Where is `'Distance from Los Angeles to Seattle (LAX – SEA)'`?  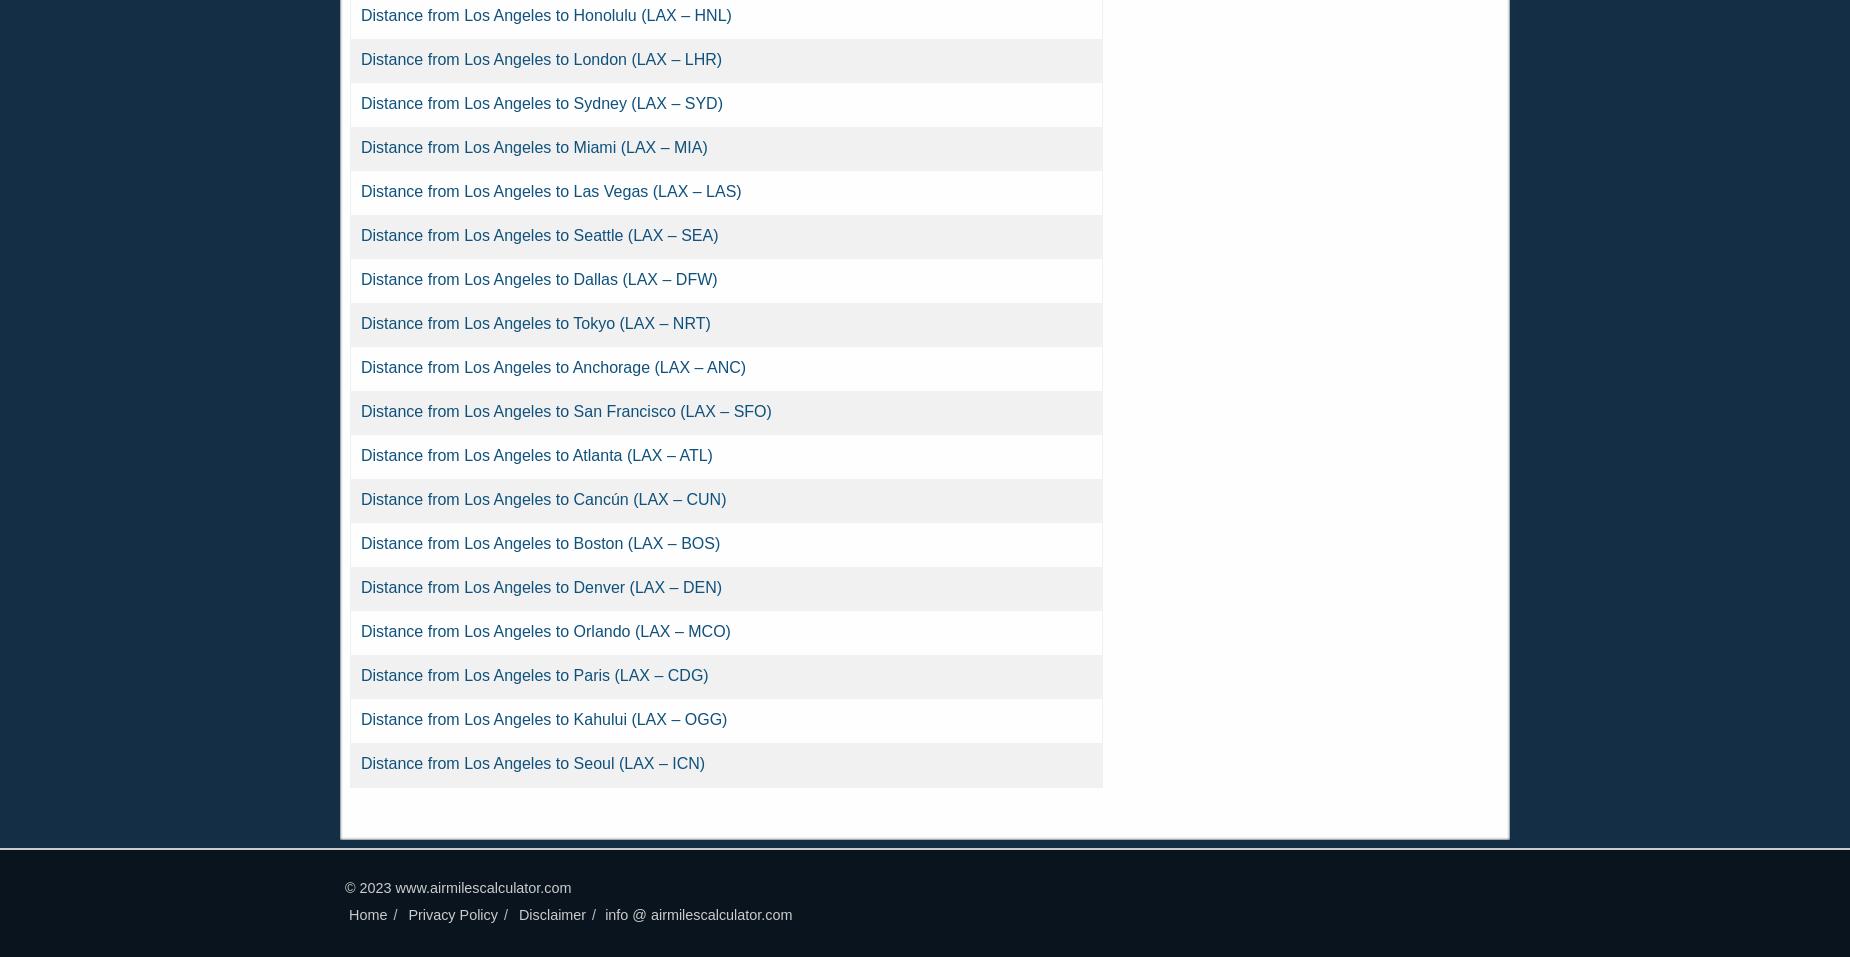
'Distance from Los Angeles to Seattle (LAX – SEA)' is located at coordinates (539, 234).